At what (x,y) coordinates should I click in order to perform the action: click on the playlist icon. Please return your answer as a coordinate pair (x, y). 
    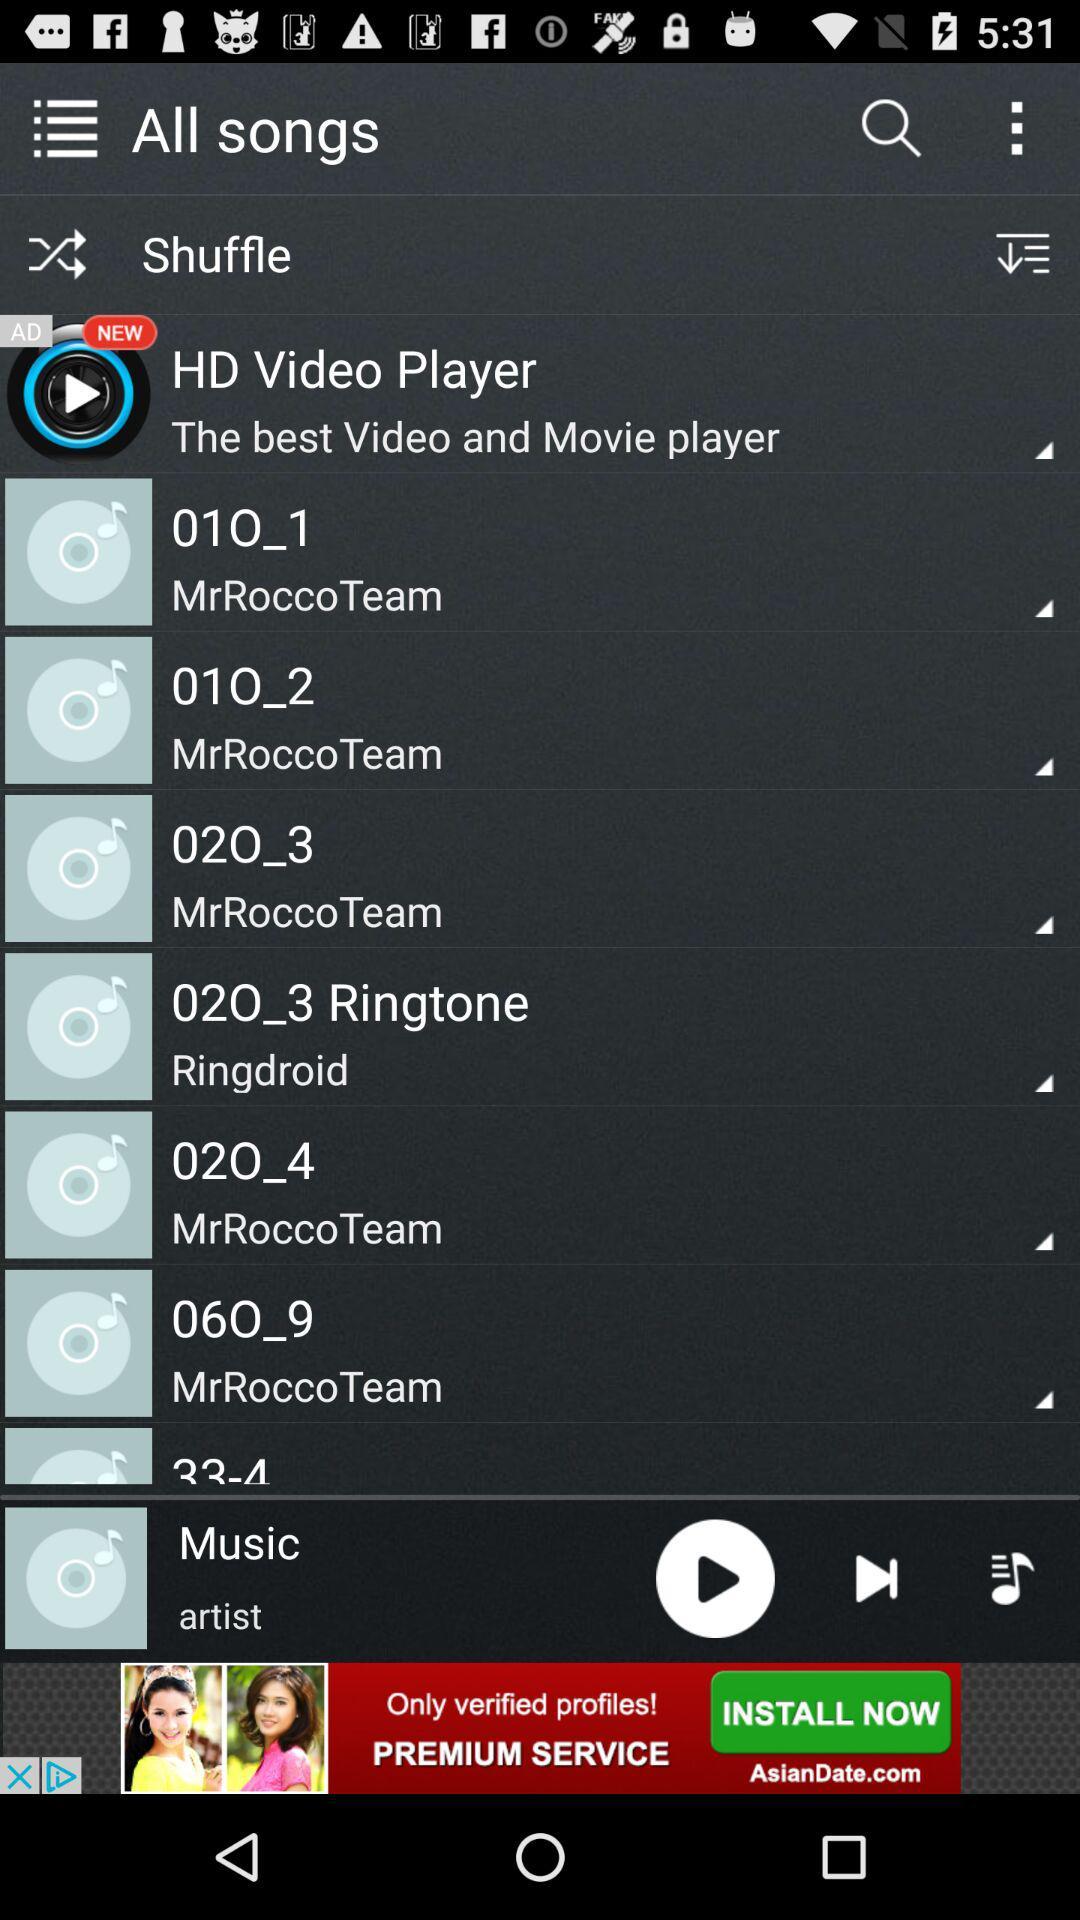
    Looking at the image, I should click on (1012, 1688).